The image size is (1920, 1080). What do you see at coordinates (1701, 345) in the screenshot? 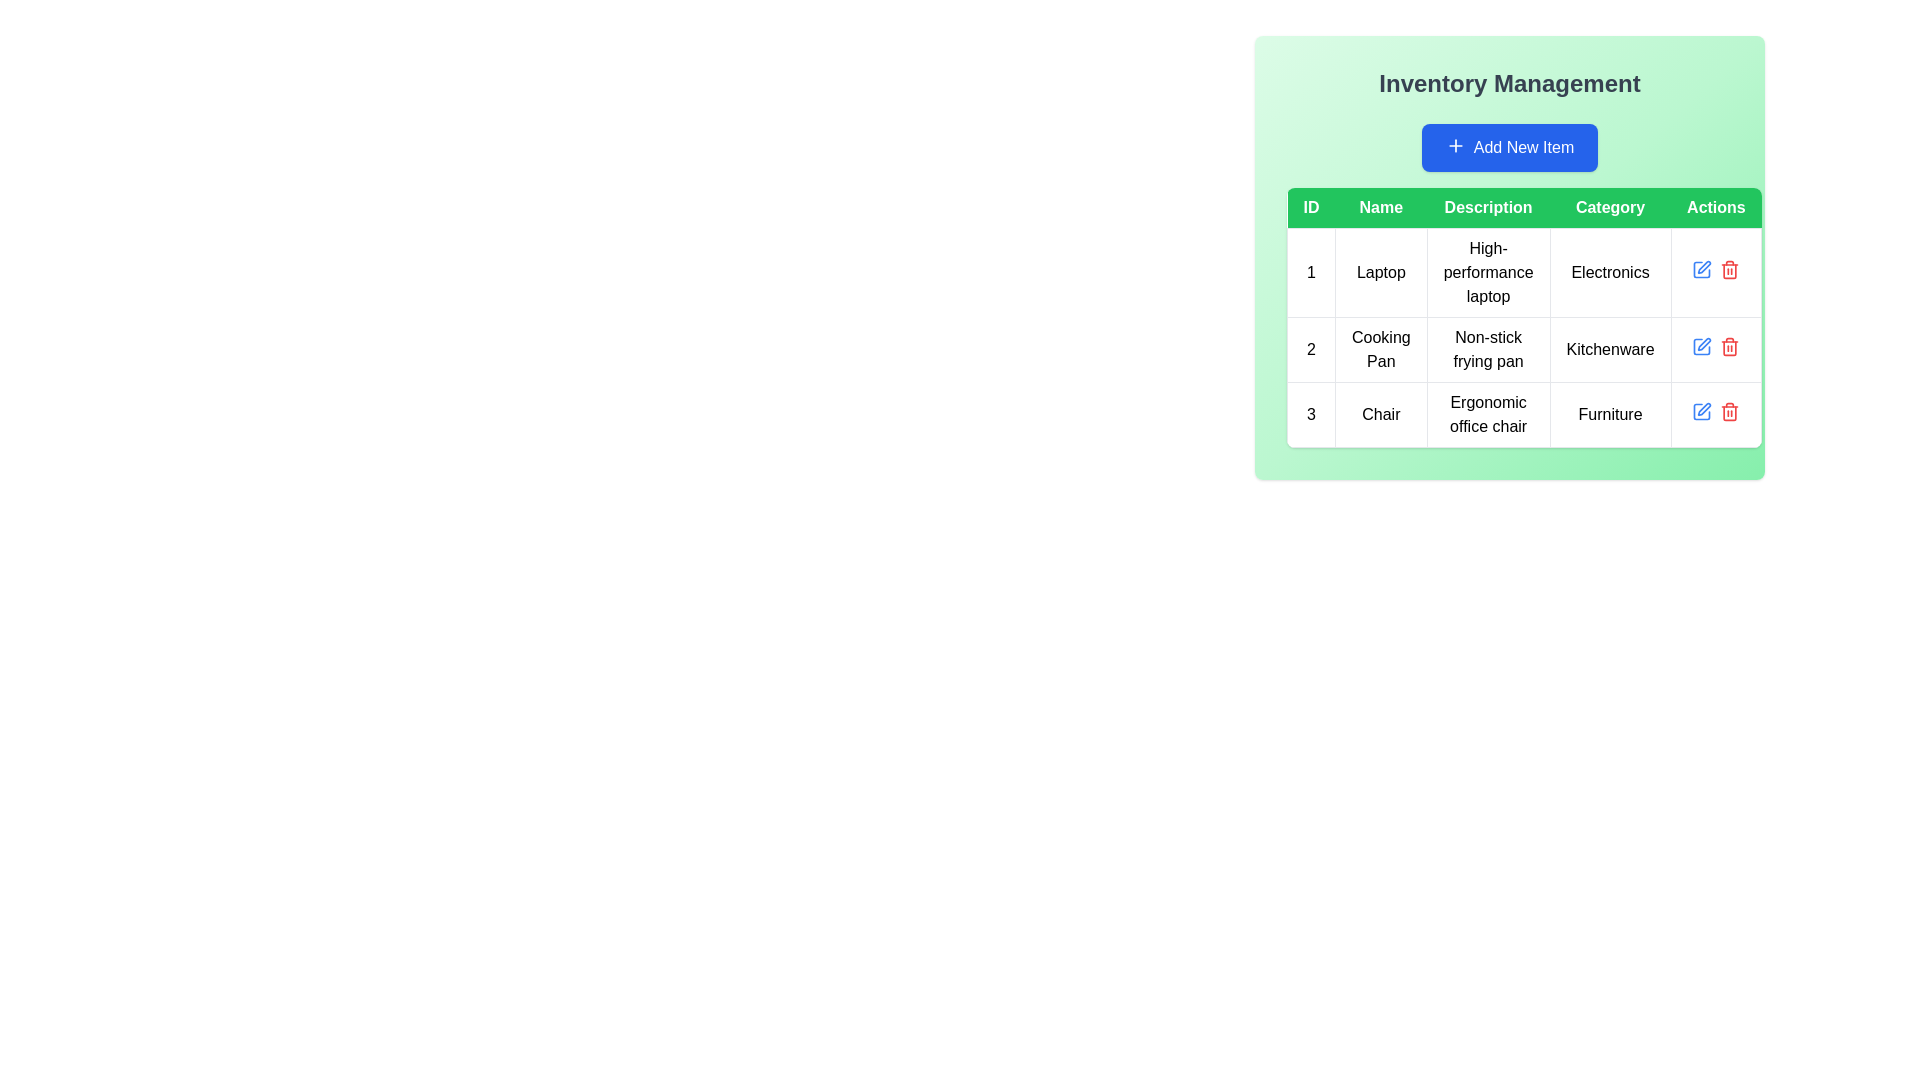
I see `the edit icon button located in the 'Actions' column of the second row in the table, associated with the 'Cooking Pan' entry, to initiate editing` at bounding box center [1701, 345].